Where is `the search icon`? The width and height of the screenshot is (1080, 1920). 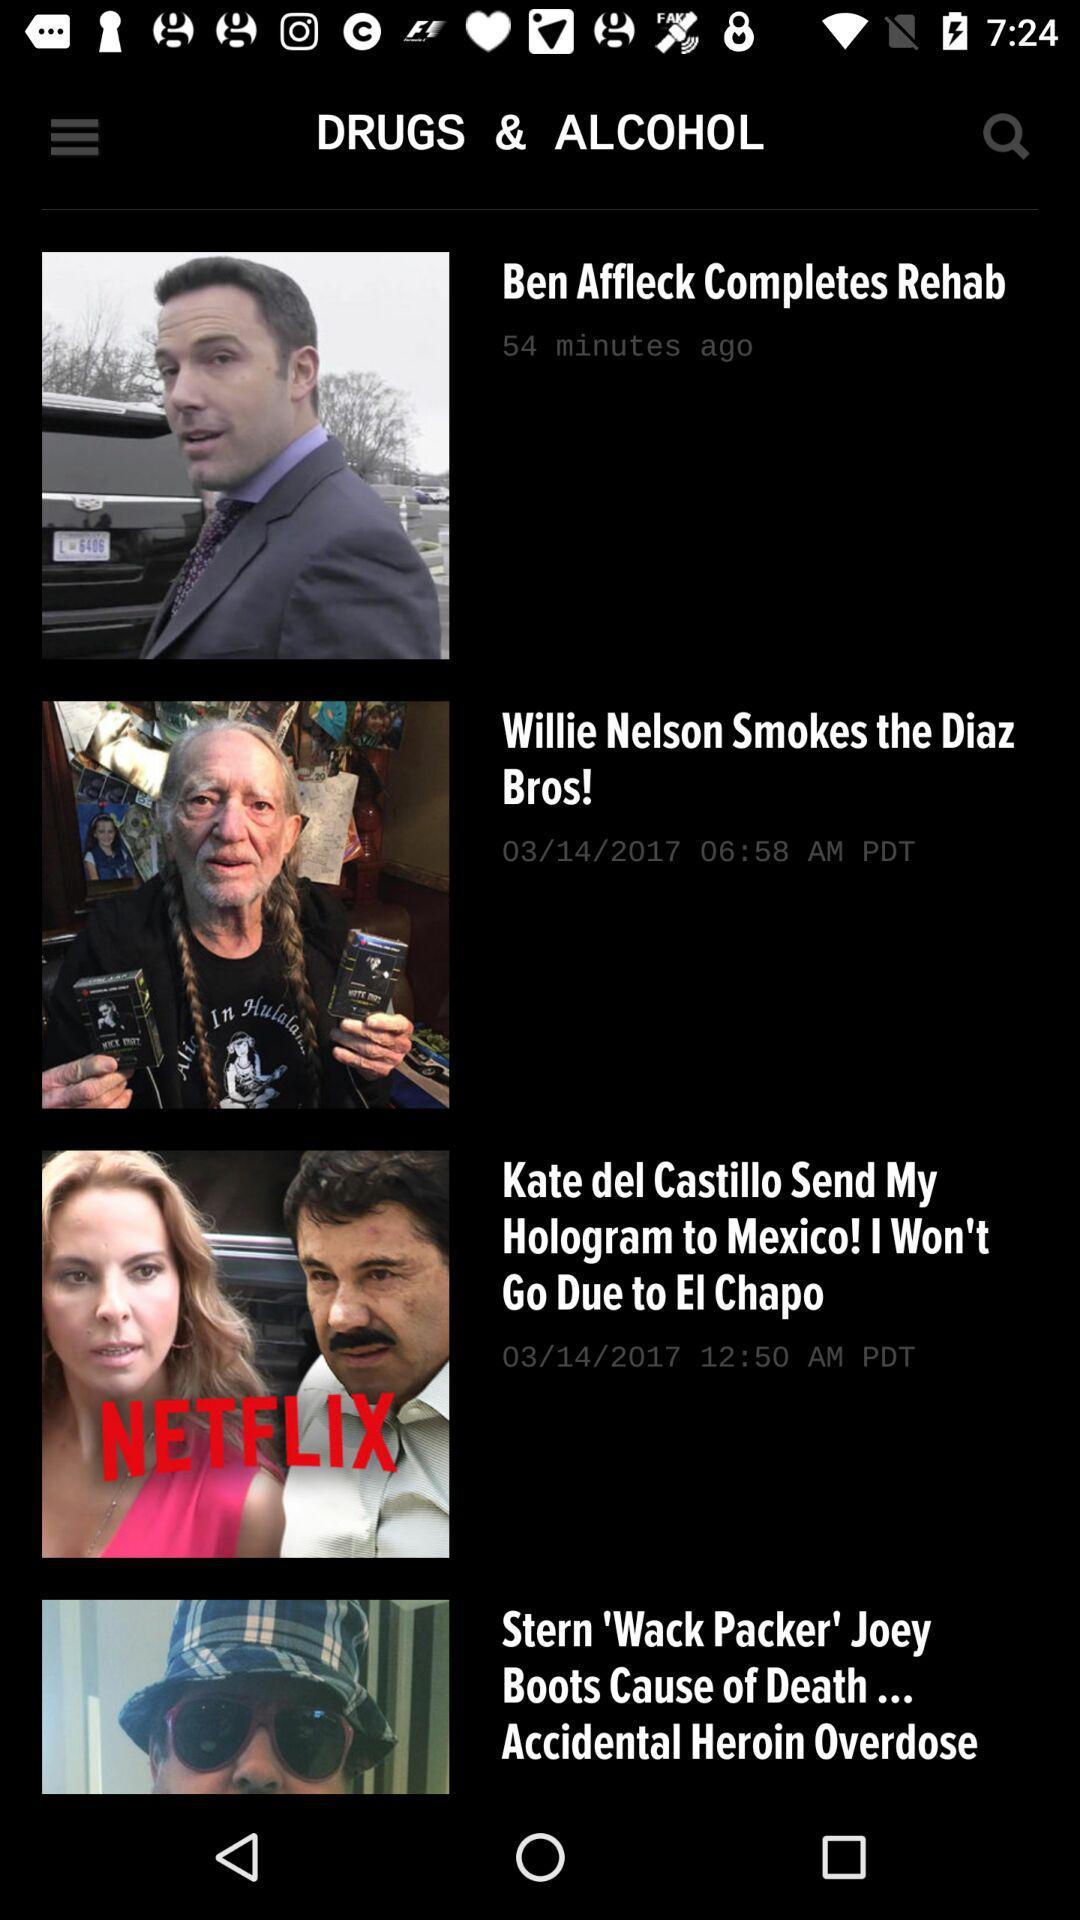
the search icon is located at coordinates (1005, 135).